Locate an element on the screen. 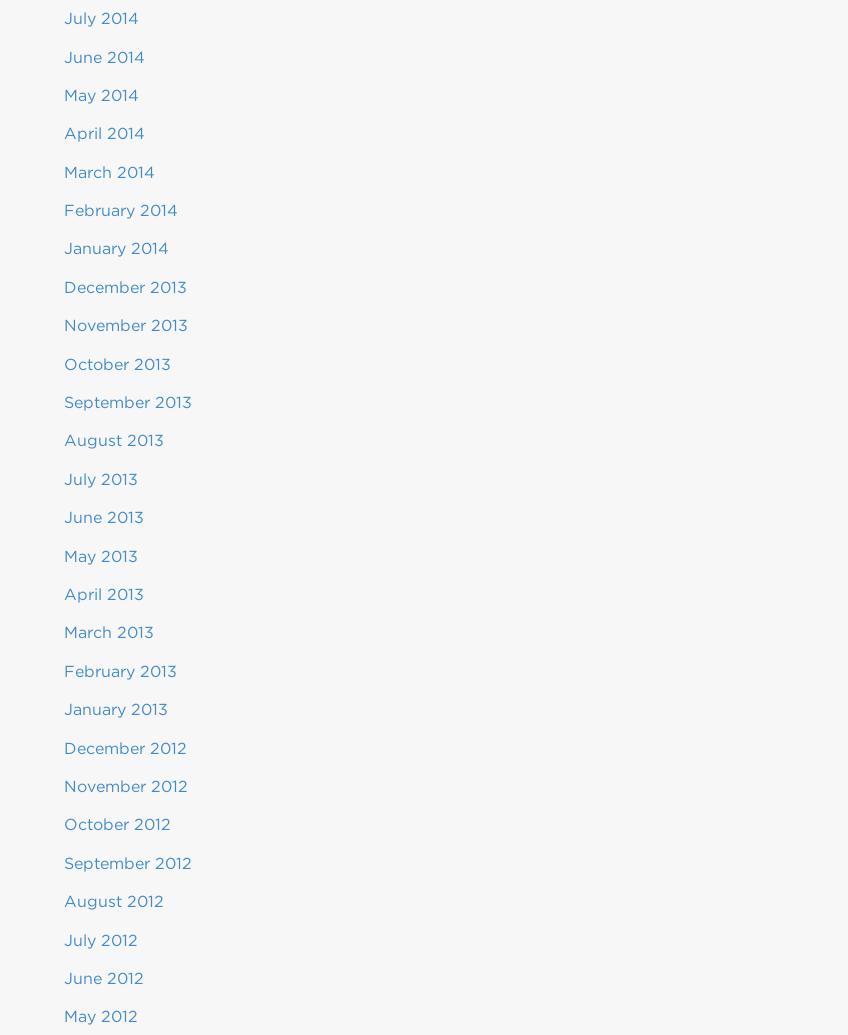 This screenshot has height=1035, width=848. 'May 2012' is located at coordinates (100, 1015).